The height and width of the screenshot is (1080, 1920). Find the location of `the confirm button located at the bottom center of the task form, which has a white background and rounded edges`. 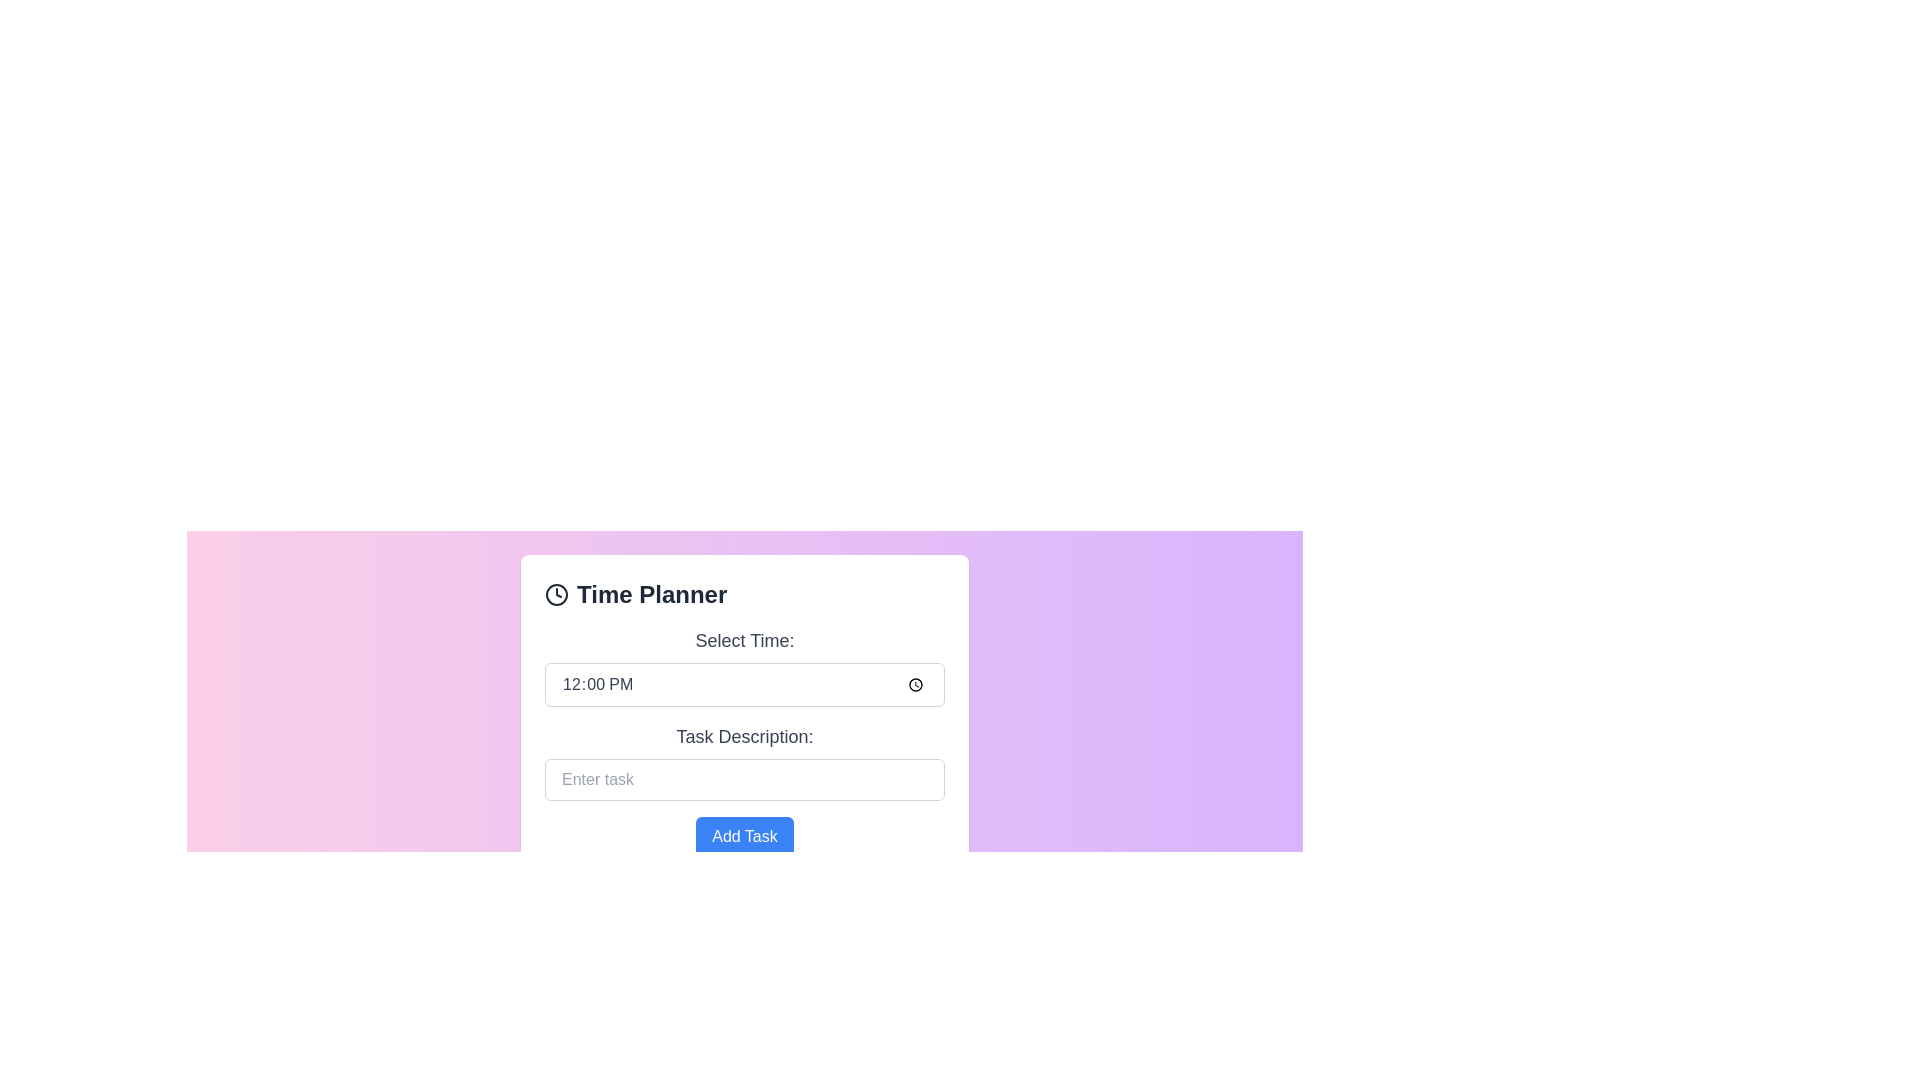

the confirm button located at the bottom center of the task form, which has a white background and rounded edges is located at coordinates (743, 837).